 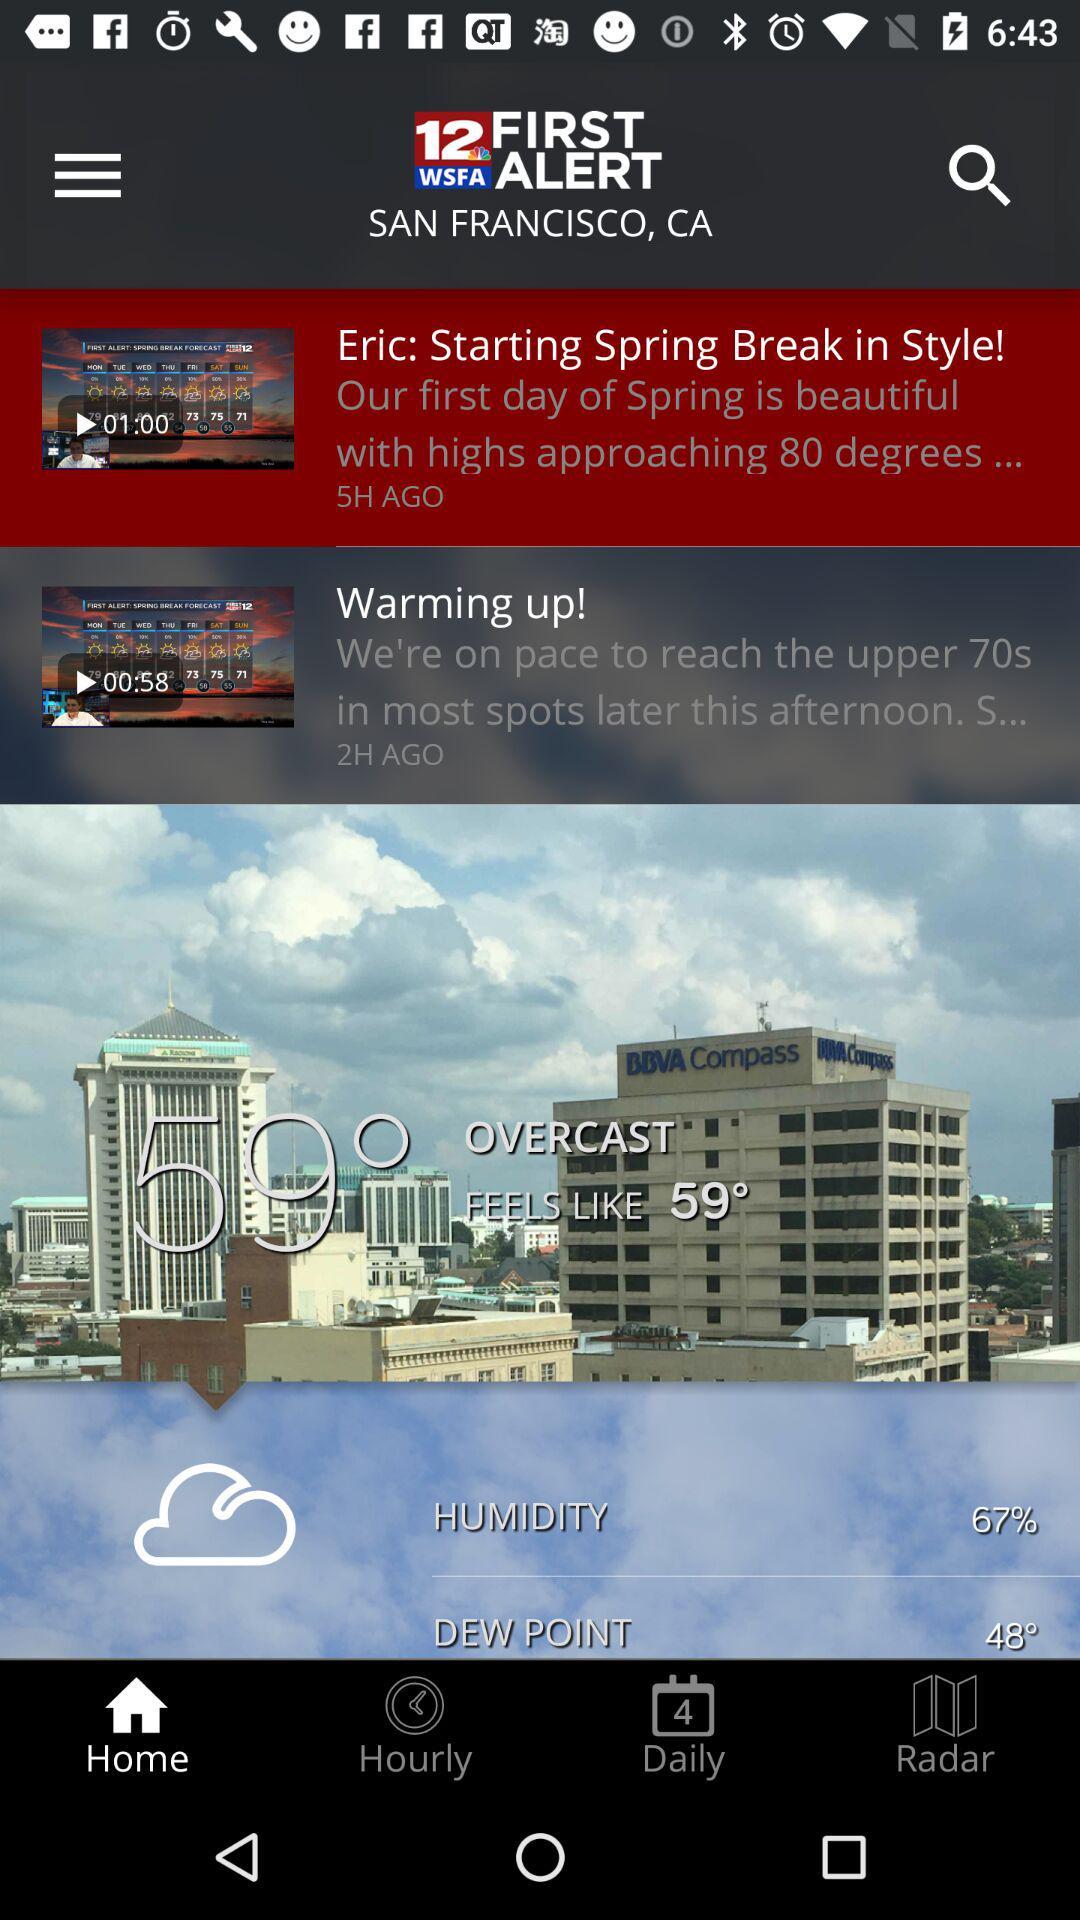 What do you see at coordinates (945, 1726) in the screenshot?
I see `icon next to daily icon` at bounding box center [945, 1726].